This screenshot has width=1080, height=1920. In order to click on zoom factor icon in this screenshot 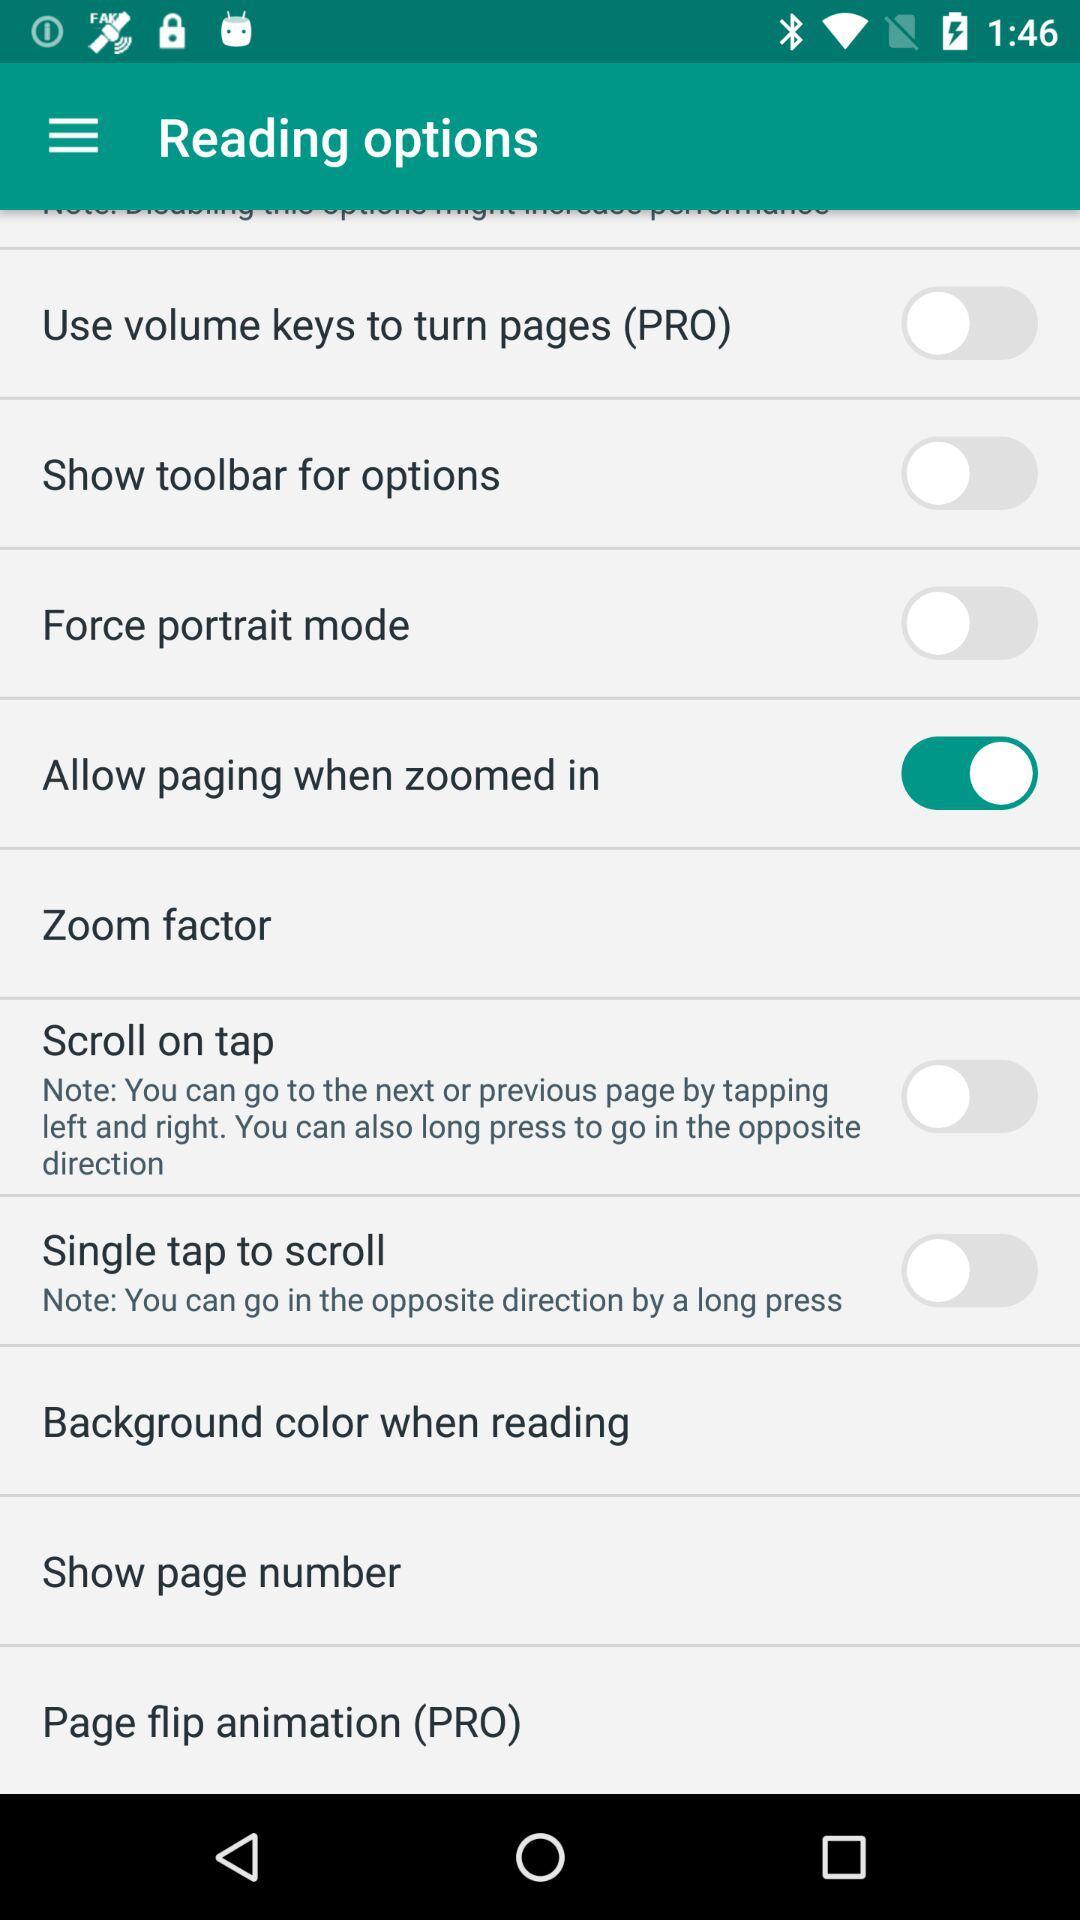, I will do `click(155, 922)`.